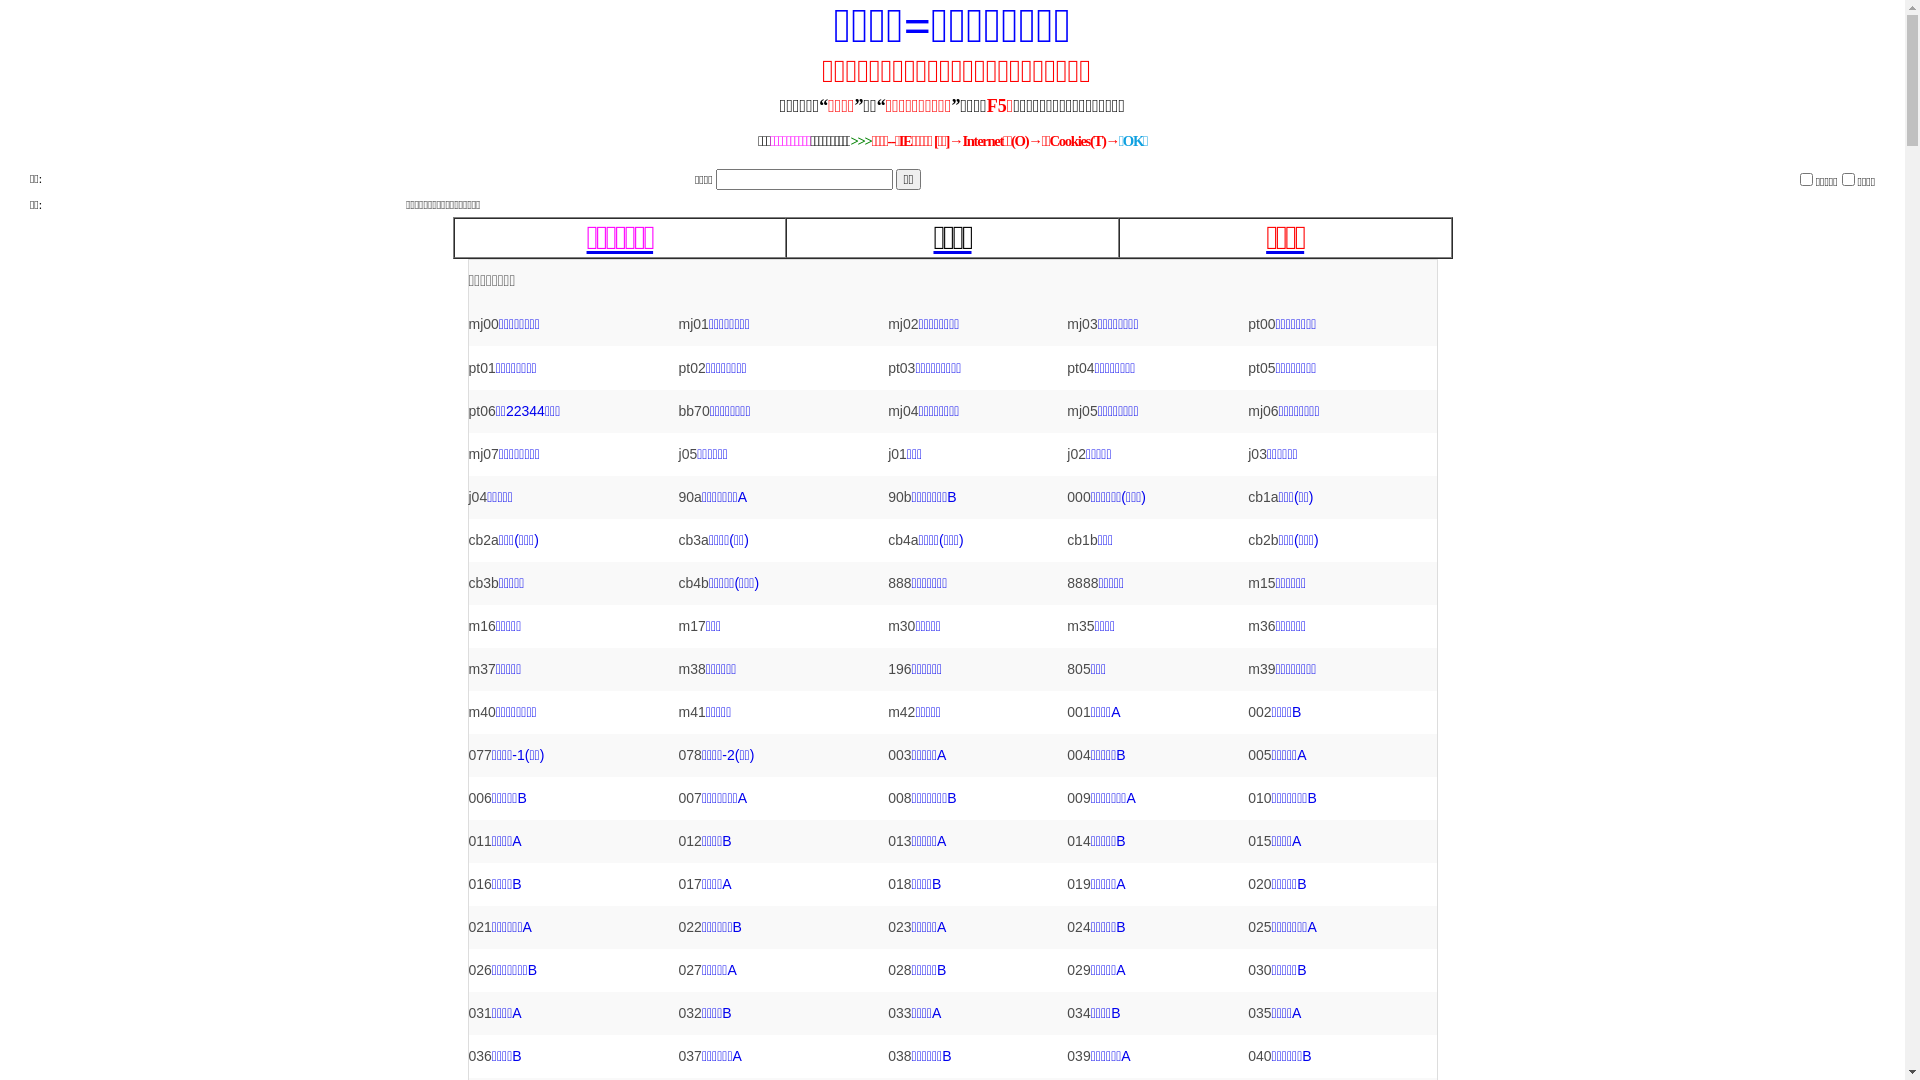  Describe the element at coordinates (901, 410) in the screenshot. I see `'mj04'` at that location.